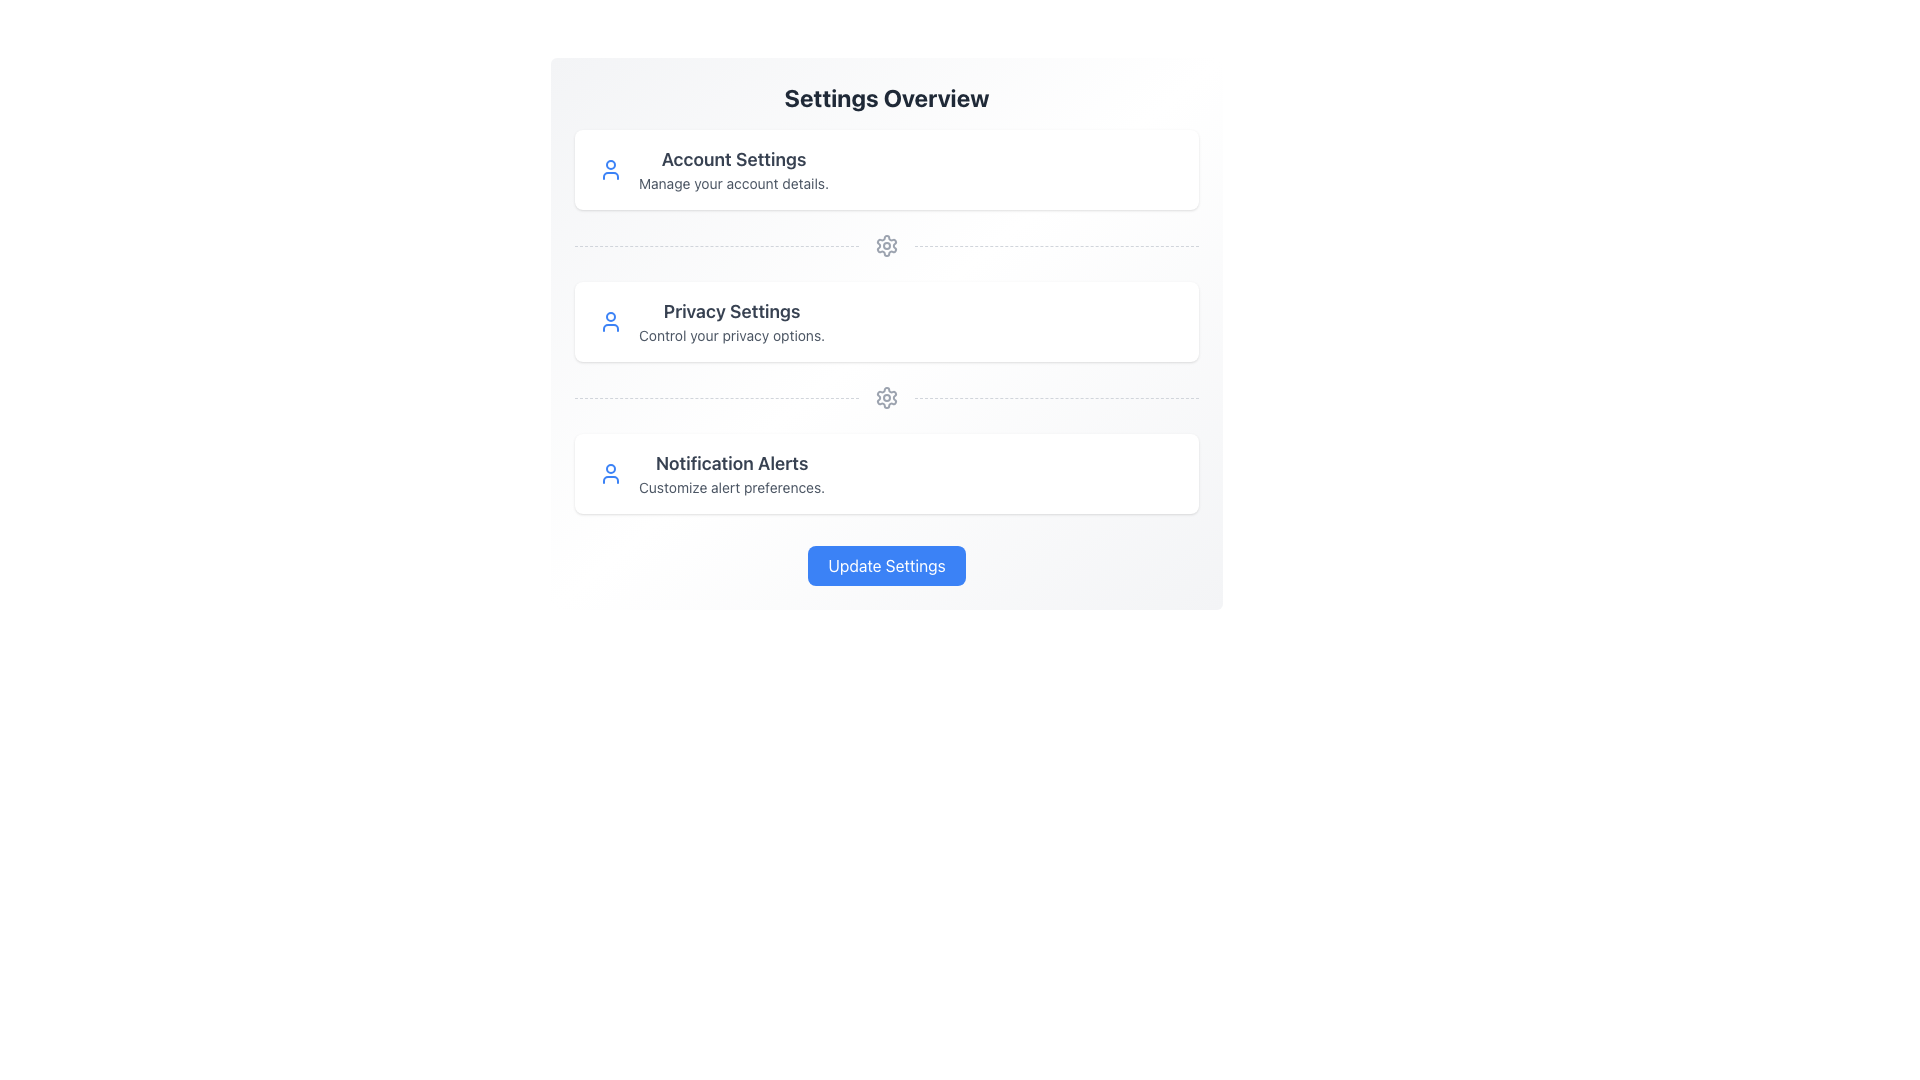 Image resolution: width=1920 pixels, height=1080 pixels. Describe the element at coordinates (731, 320) in the screenshot. I see `information displayed in the Text Display element located in the middle card of the vertical stack, which provides guidance on managing privacy settings` at that location.